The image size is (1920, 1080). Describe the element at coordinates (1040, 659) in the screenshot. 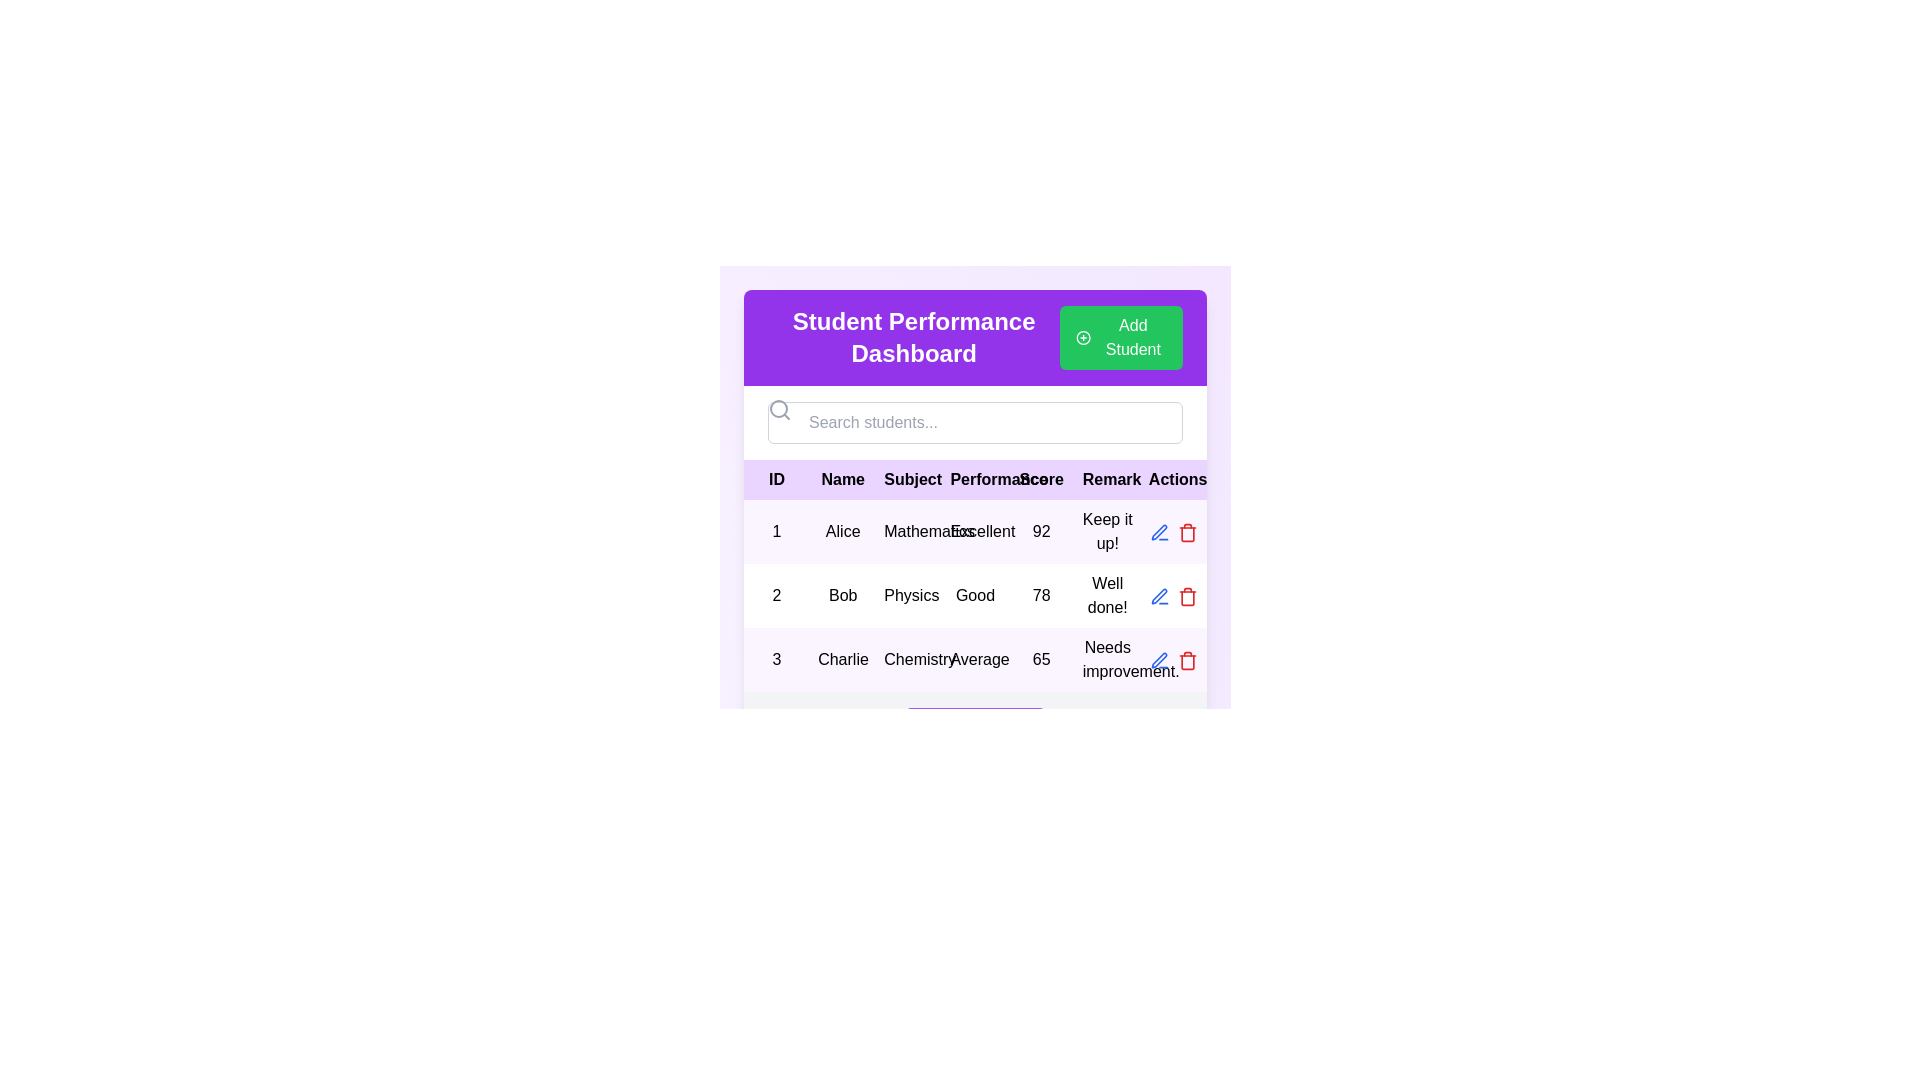

I see `the score text label for student 'Charlie' located in the fifth column of the third row of the table, positioned between 'Average' and 'Needs improvement.'` at that location.